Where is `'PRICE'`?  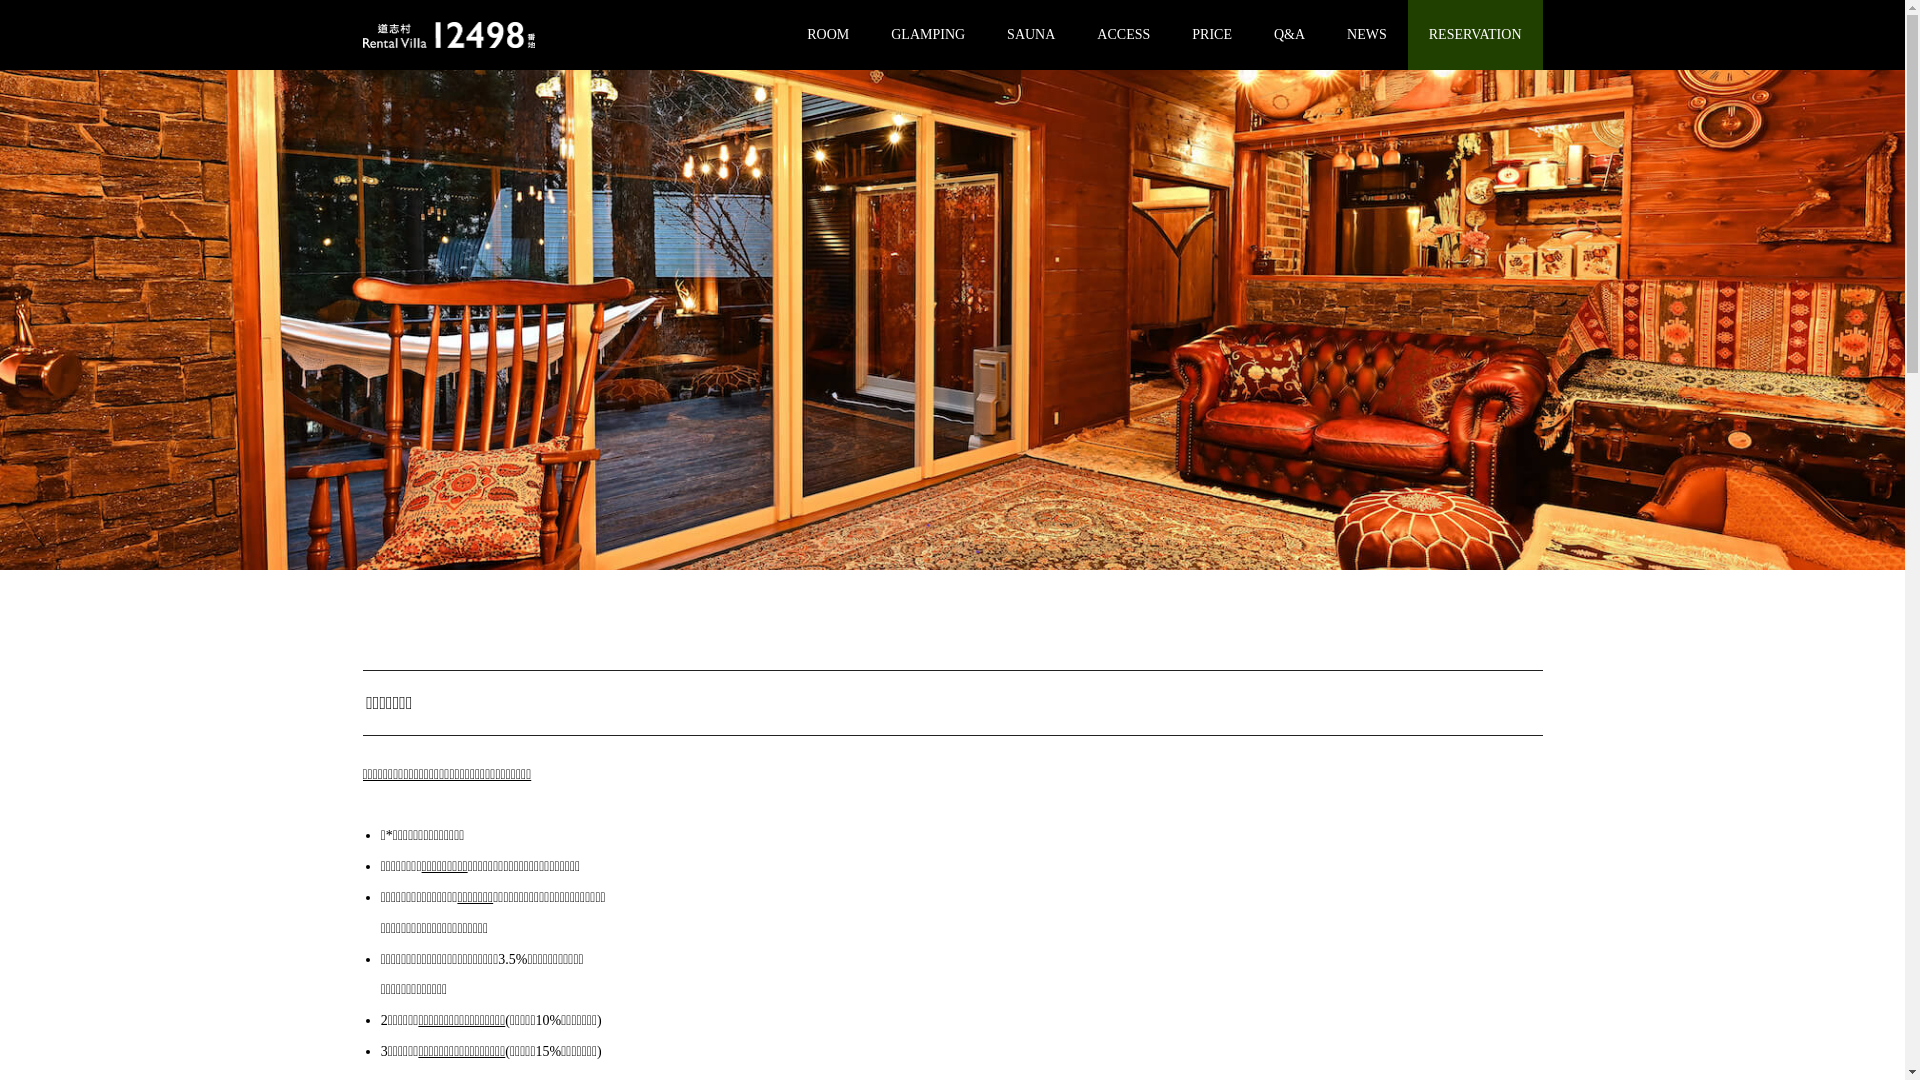
'PRICE' is located at coordinates (1210, 34).